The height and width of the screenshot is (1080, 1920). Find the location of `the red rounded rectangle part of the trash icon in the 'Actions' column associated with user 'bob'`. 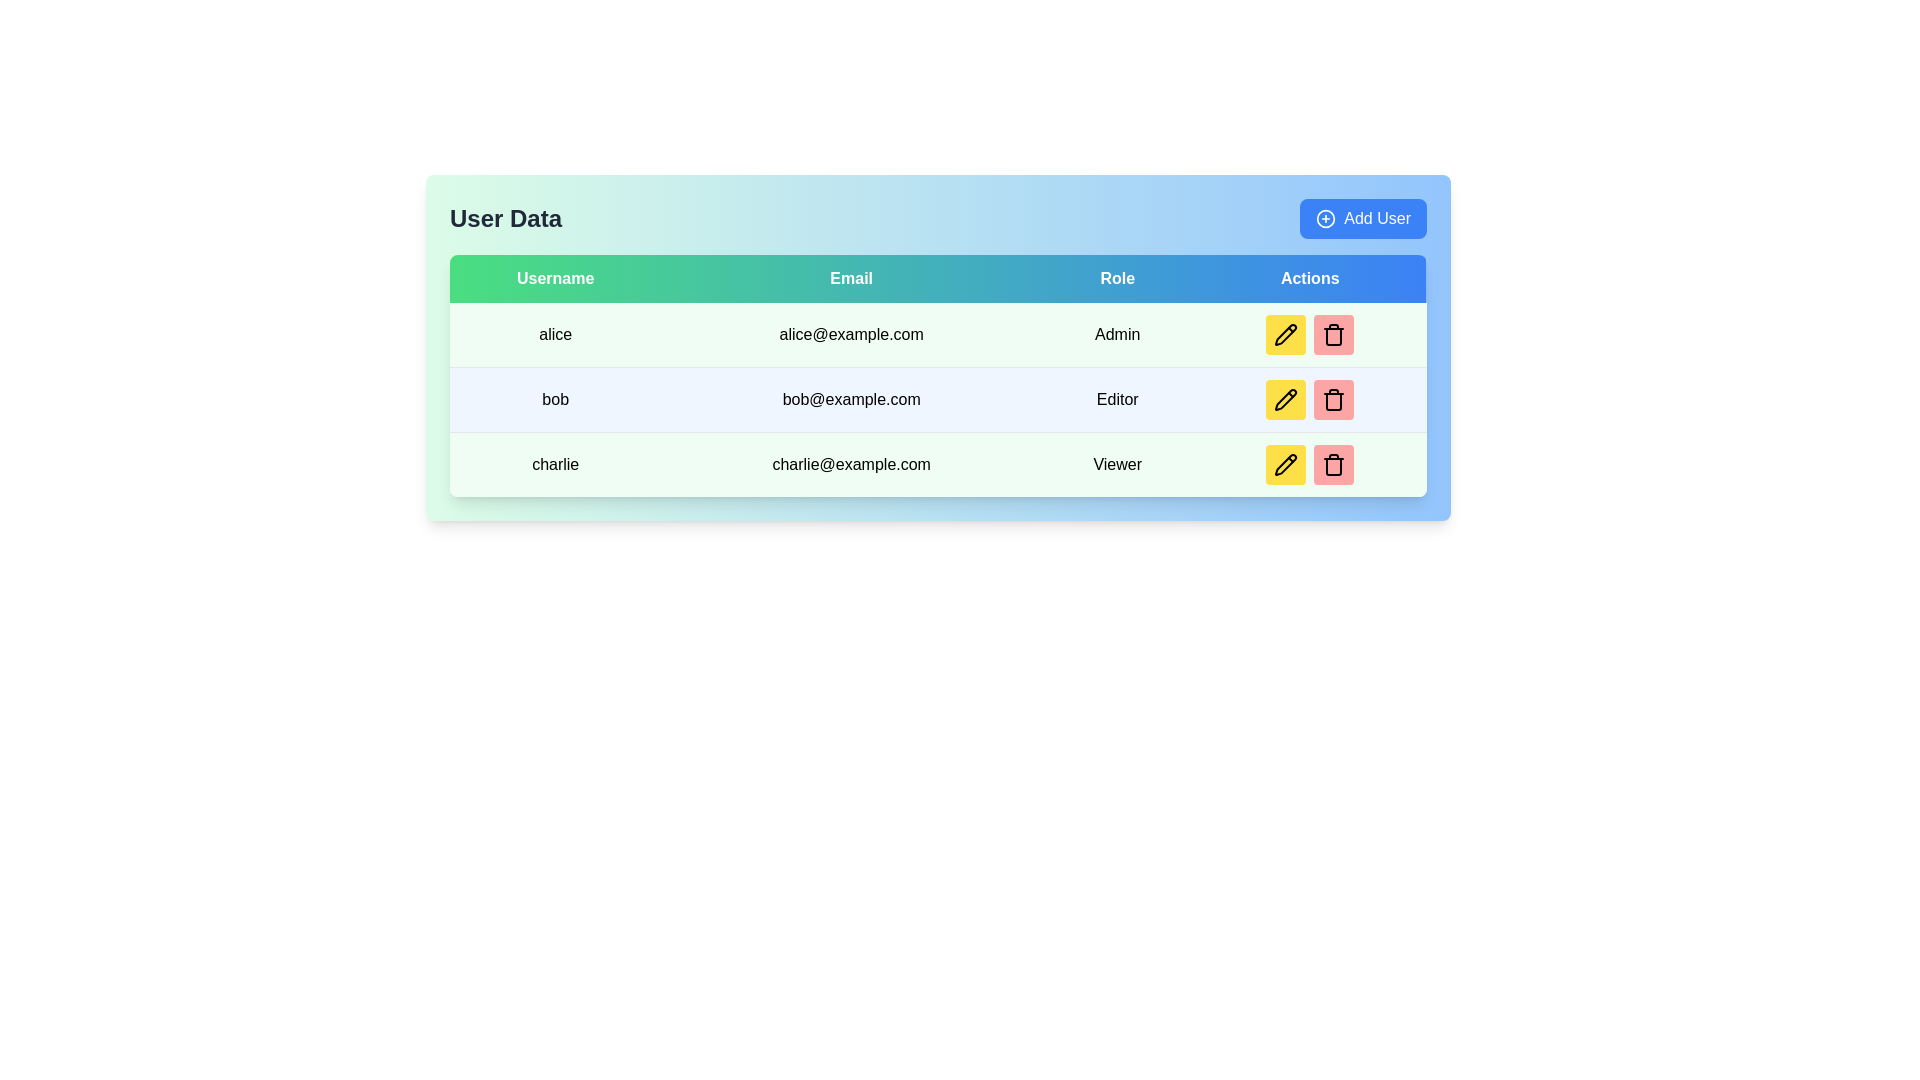

the red rounded rectangle part of the trash icon in the 'Actions' column associated with user 'bob' is located at coordinates (1334, 401).